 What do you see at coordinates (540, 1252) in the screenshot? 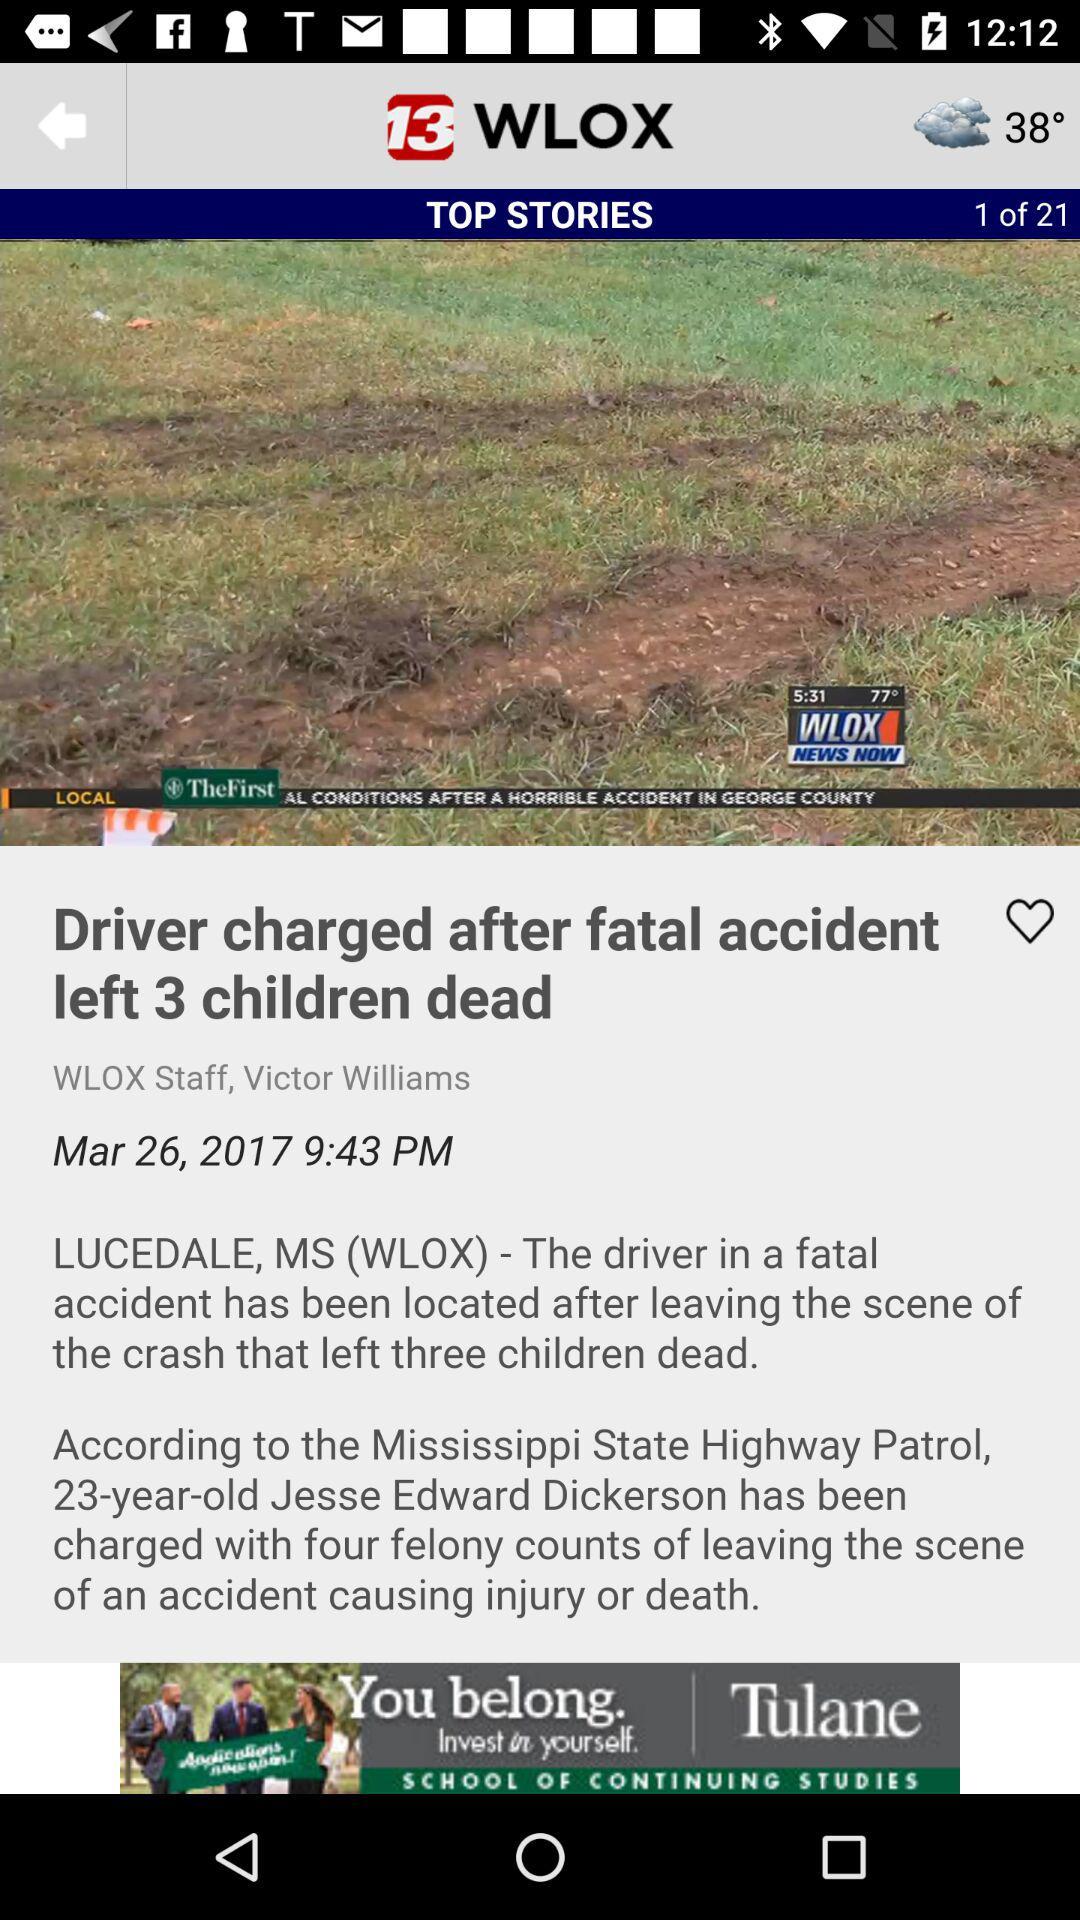
I see `to favorite` at bounding box center [540, 1252].